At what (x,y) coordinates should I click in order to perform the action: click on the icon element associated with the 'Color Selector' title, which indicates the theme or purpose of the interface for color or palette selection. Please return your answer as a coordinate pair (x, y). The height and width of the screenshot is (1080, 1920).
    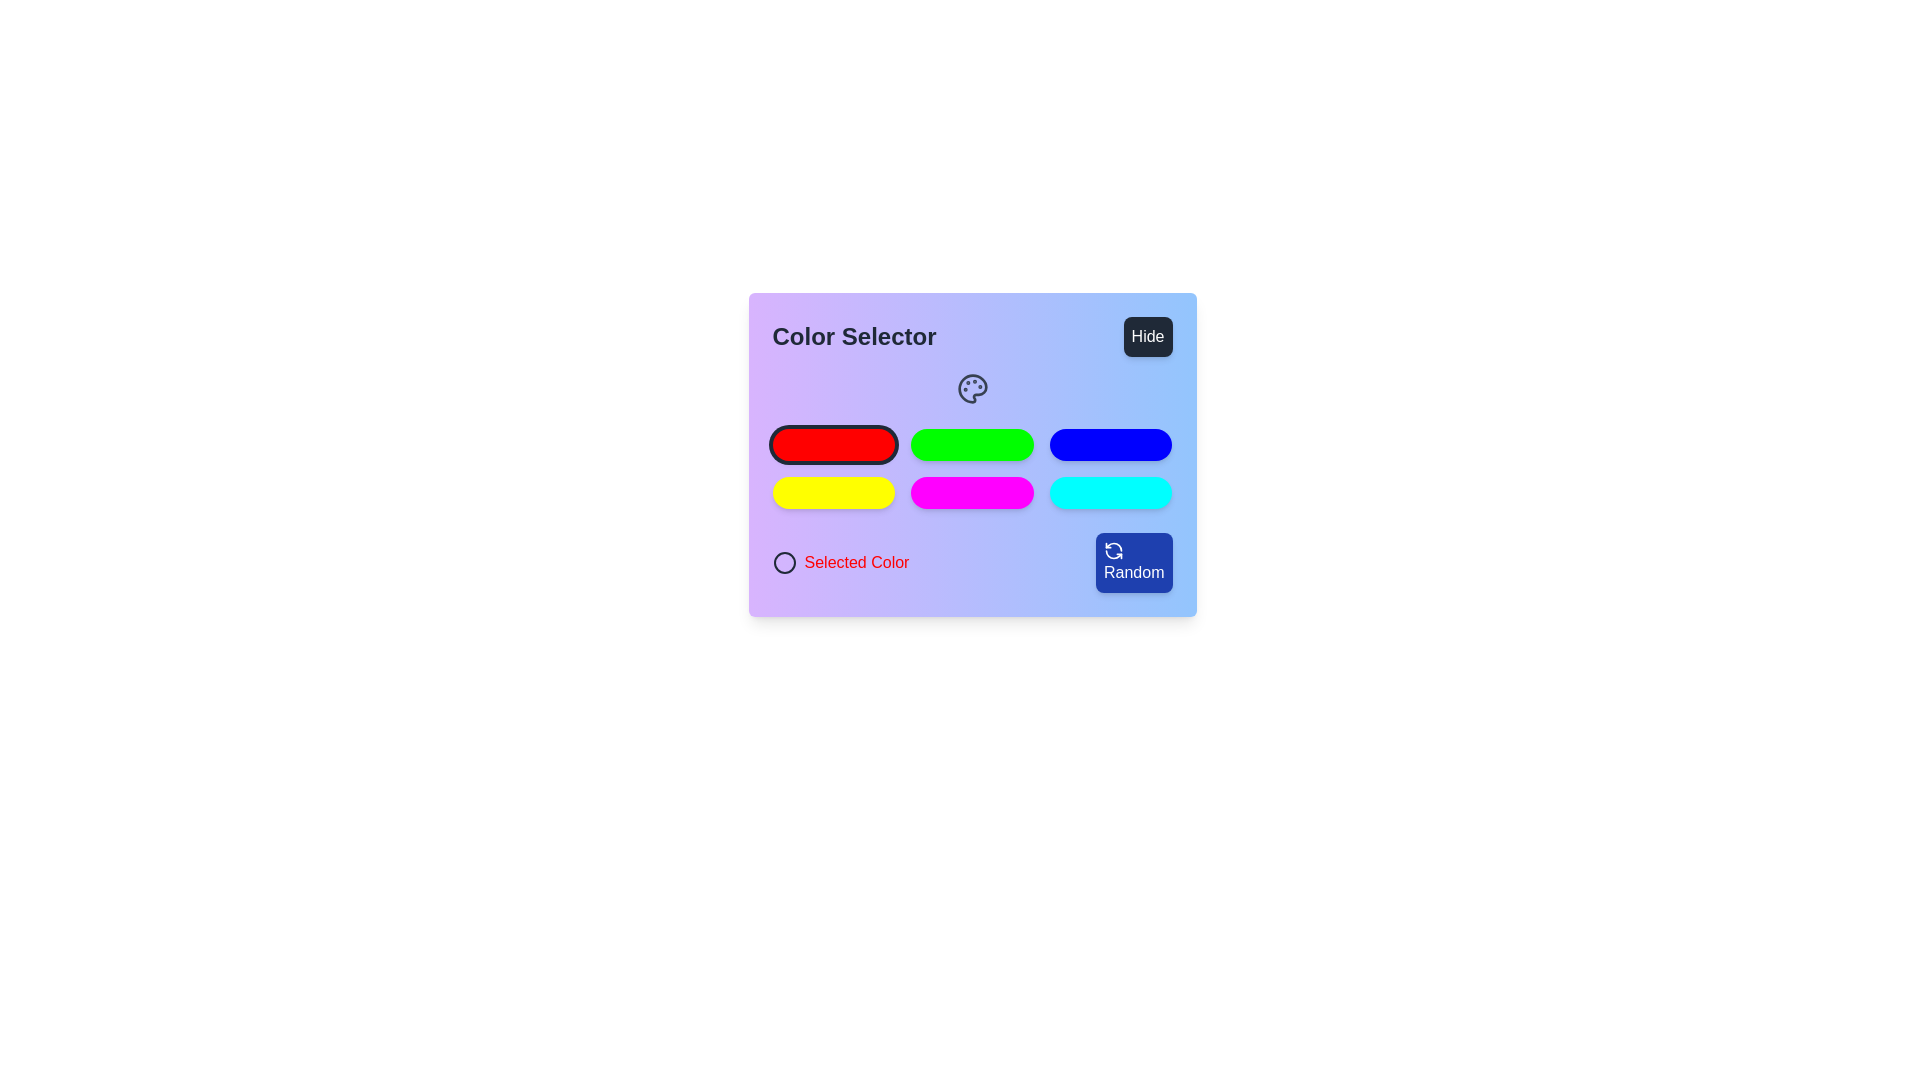
    Looking at the image, I should click on (972, 389).